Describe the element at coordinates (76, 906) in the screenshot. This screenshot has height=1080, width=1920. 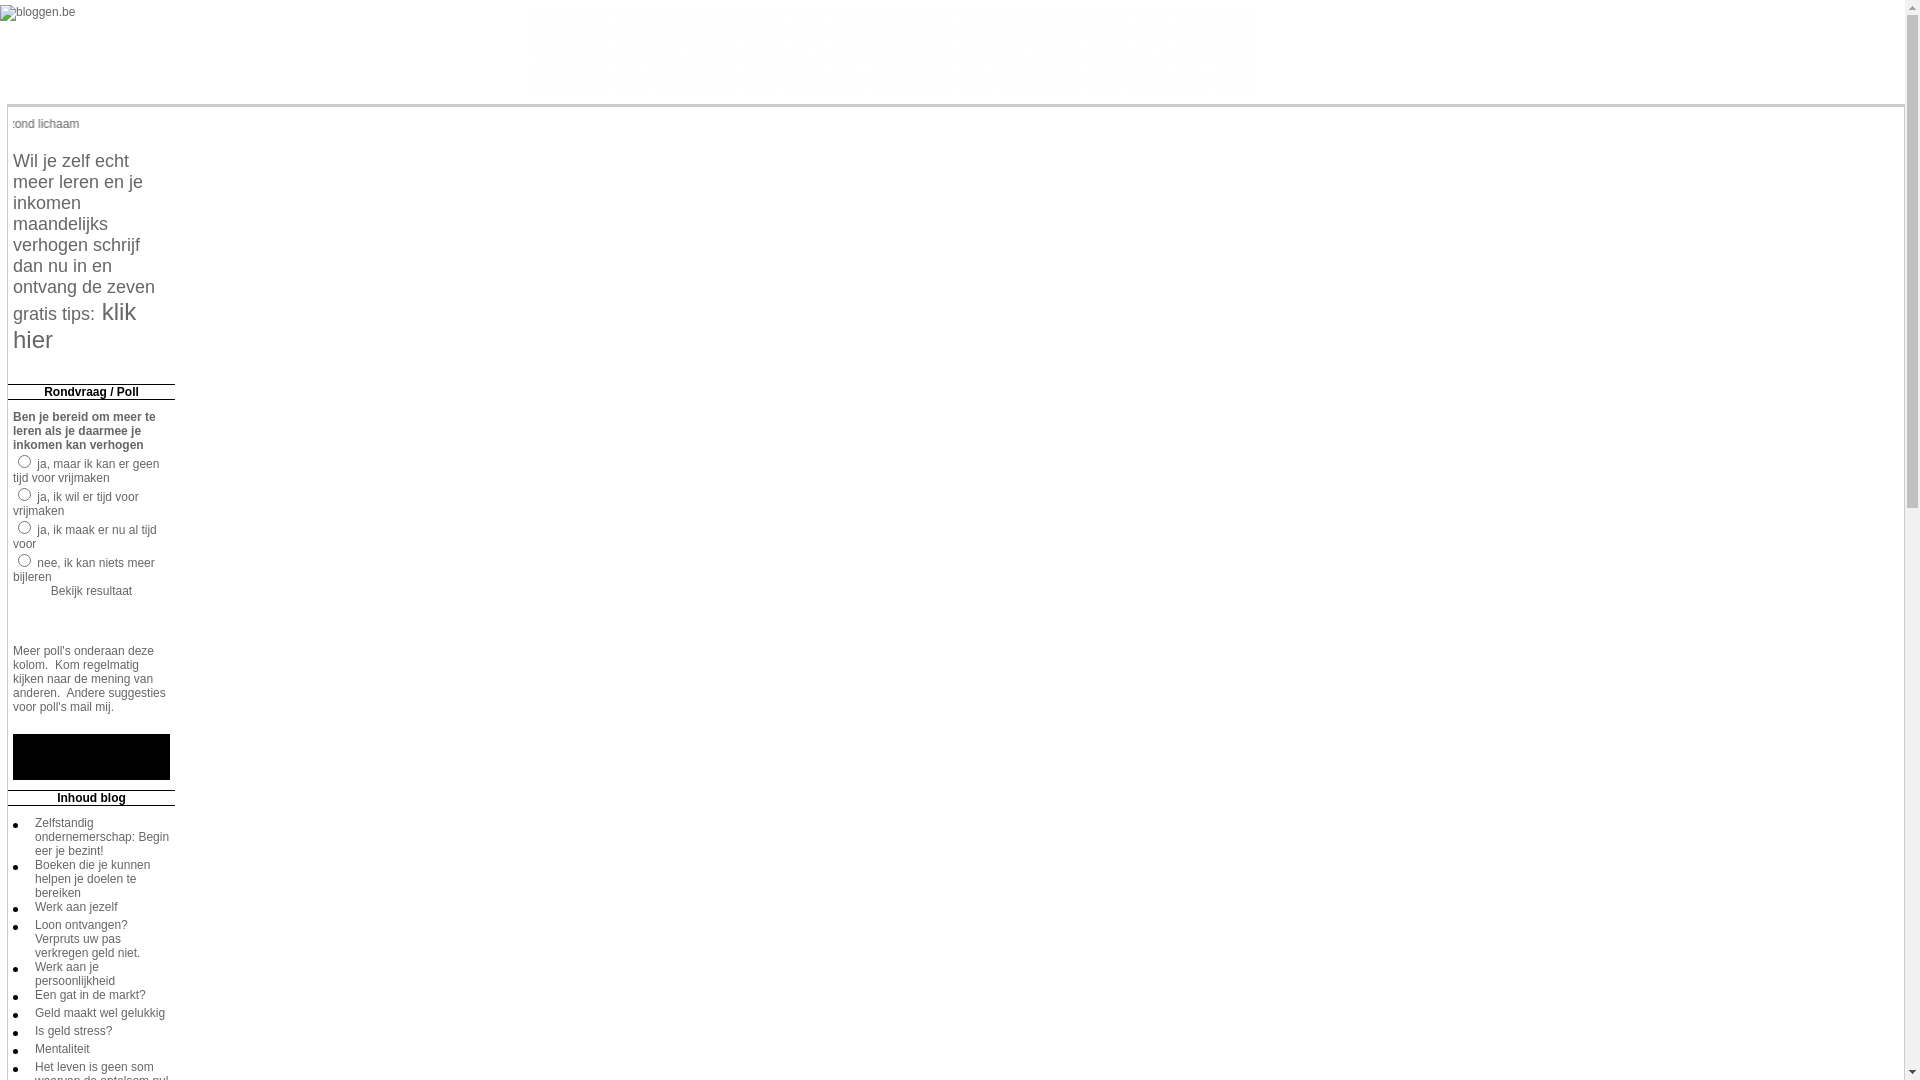
I see `'Werk aan jezelf'` at that location.